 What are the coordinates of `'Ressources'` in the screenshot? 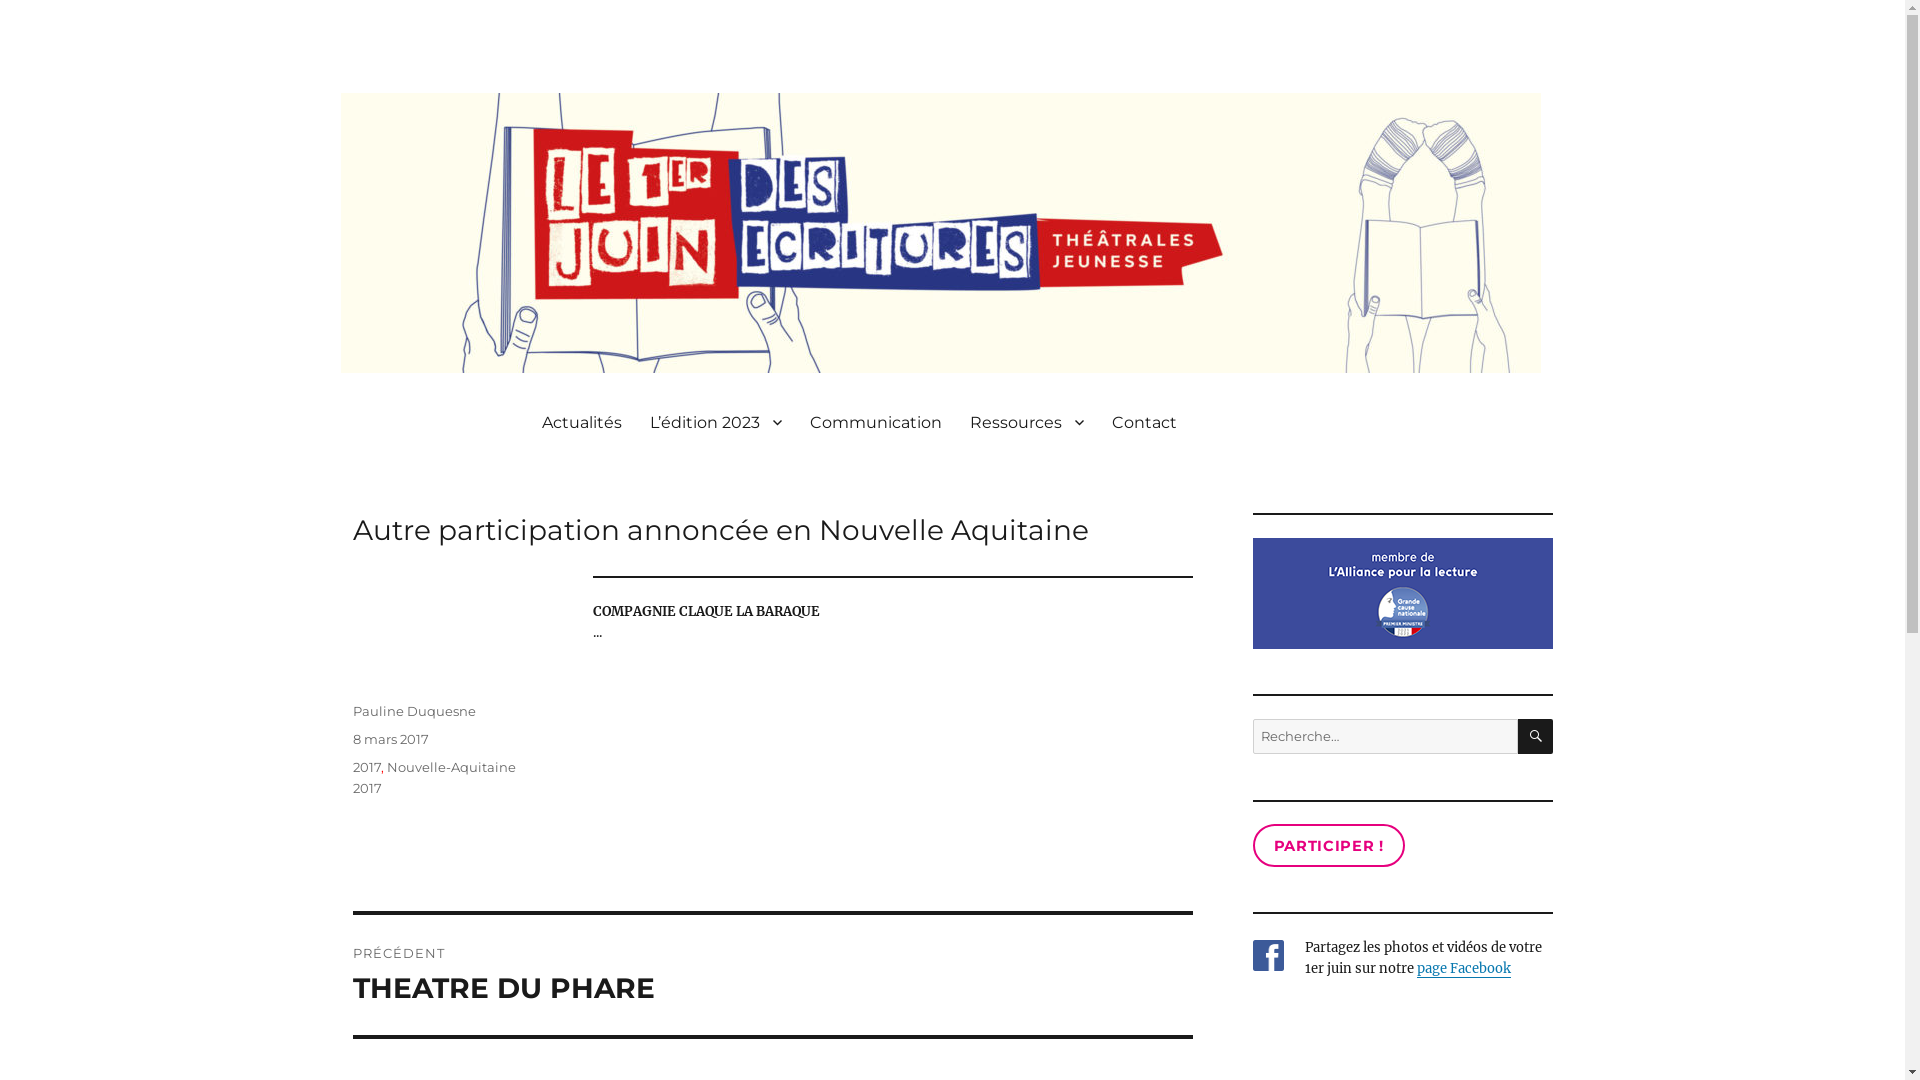 It's located at (1027, 420).